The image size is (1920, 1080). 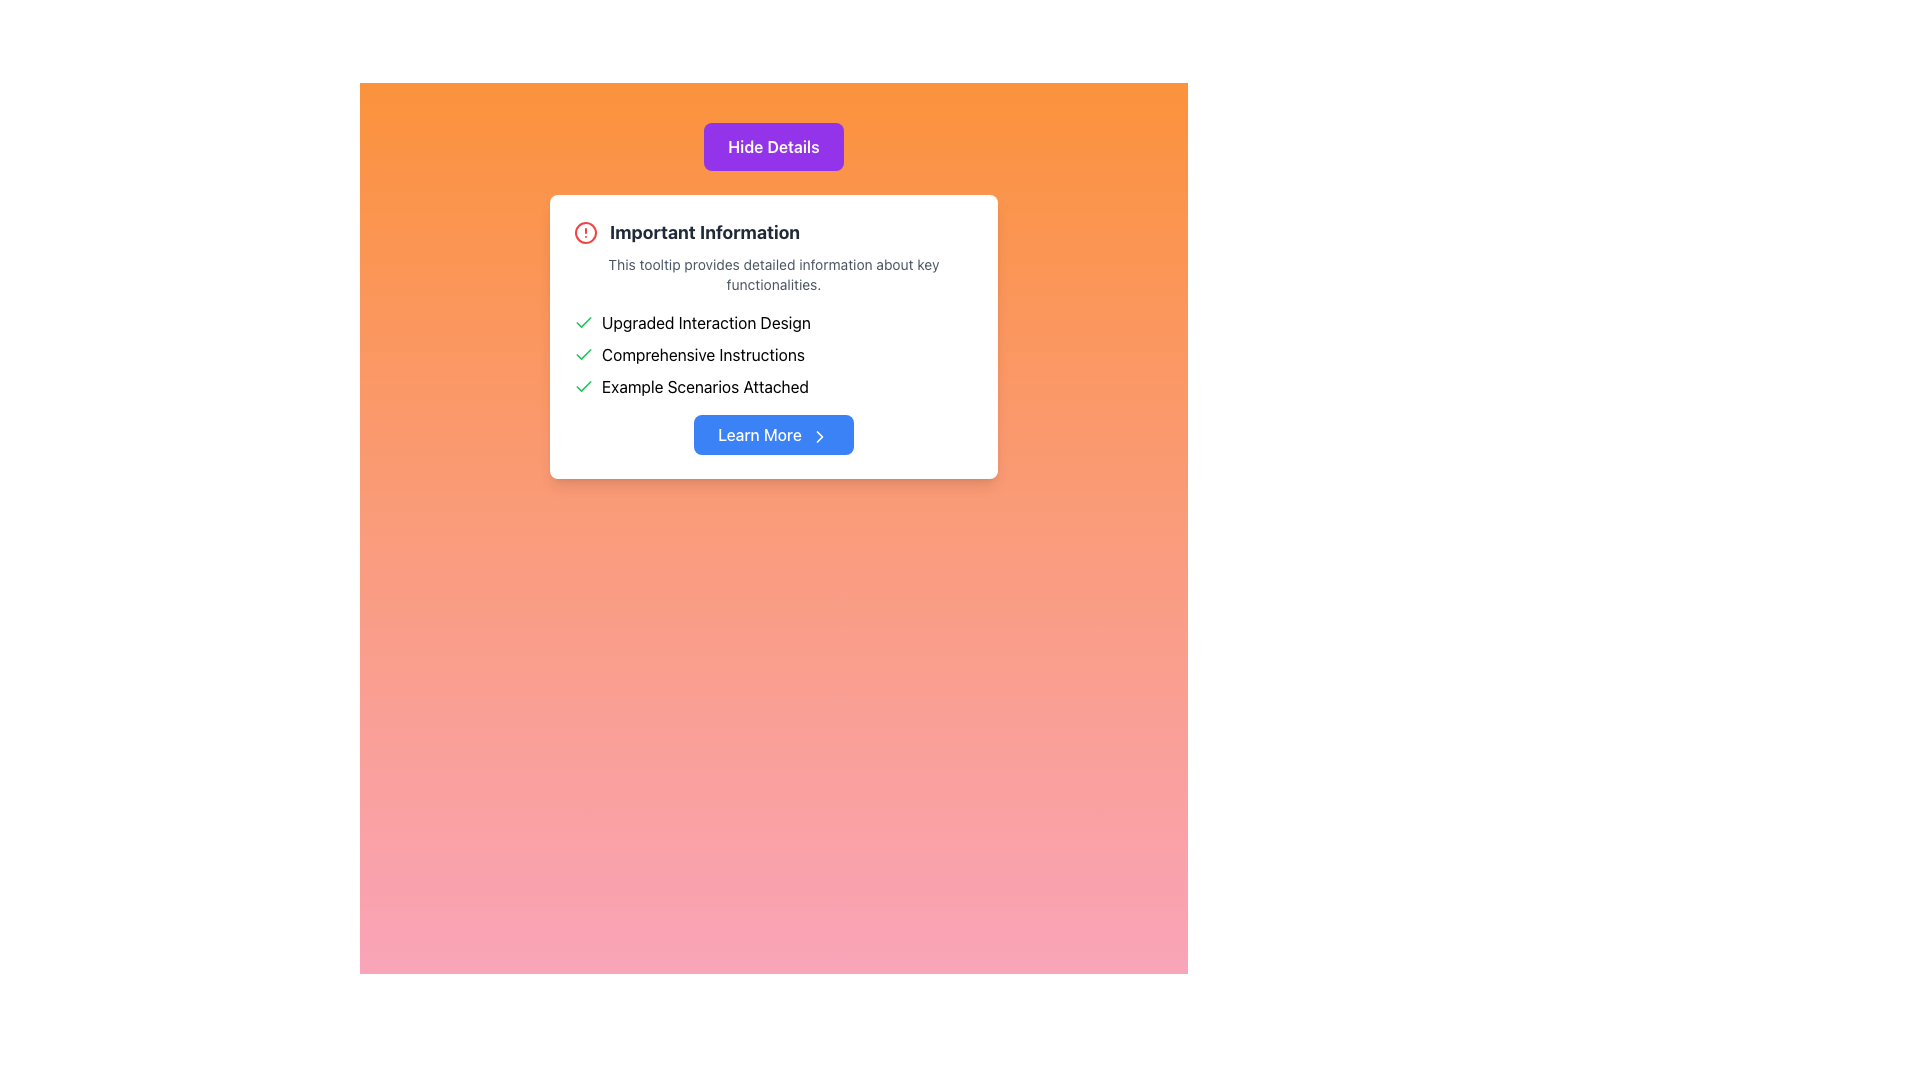 I want to click on the green checkmark icon that is positioned to the left of the text 'Example Scenarios Attached' in the modal below 'Comprehensive Instructions', so click(x=583, y=386).